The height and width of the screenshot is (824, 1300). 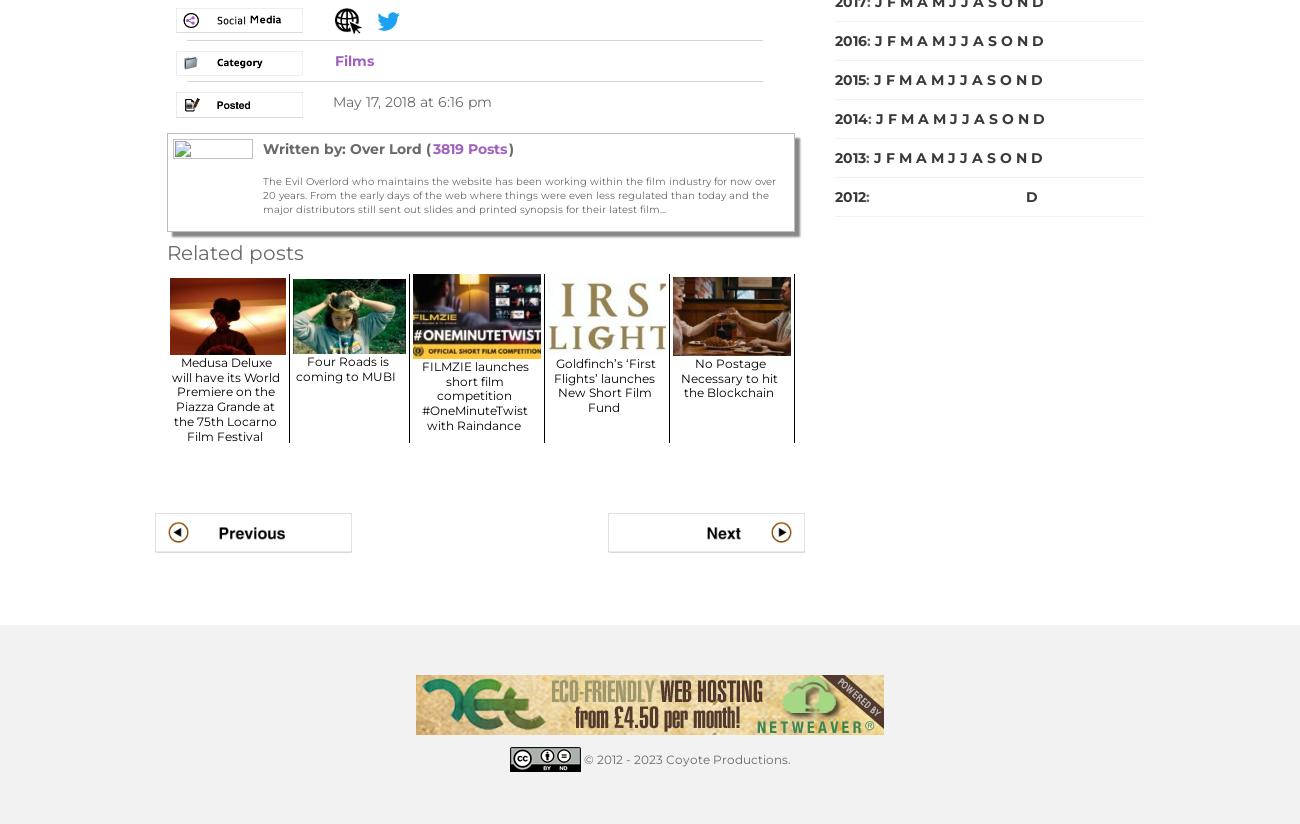 What do you see at coordinates (345, 147) in the screenshot?
I see `'Written by: Over Lord ('` at bounding box center [345, 147].